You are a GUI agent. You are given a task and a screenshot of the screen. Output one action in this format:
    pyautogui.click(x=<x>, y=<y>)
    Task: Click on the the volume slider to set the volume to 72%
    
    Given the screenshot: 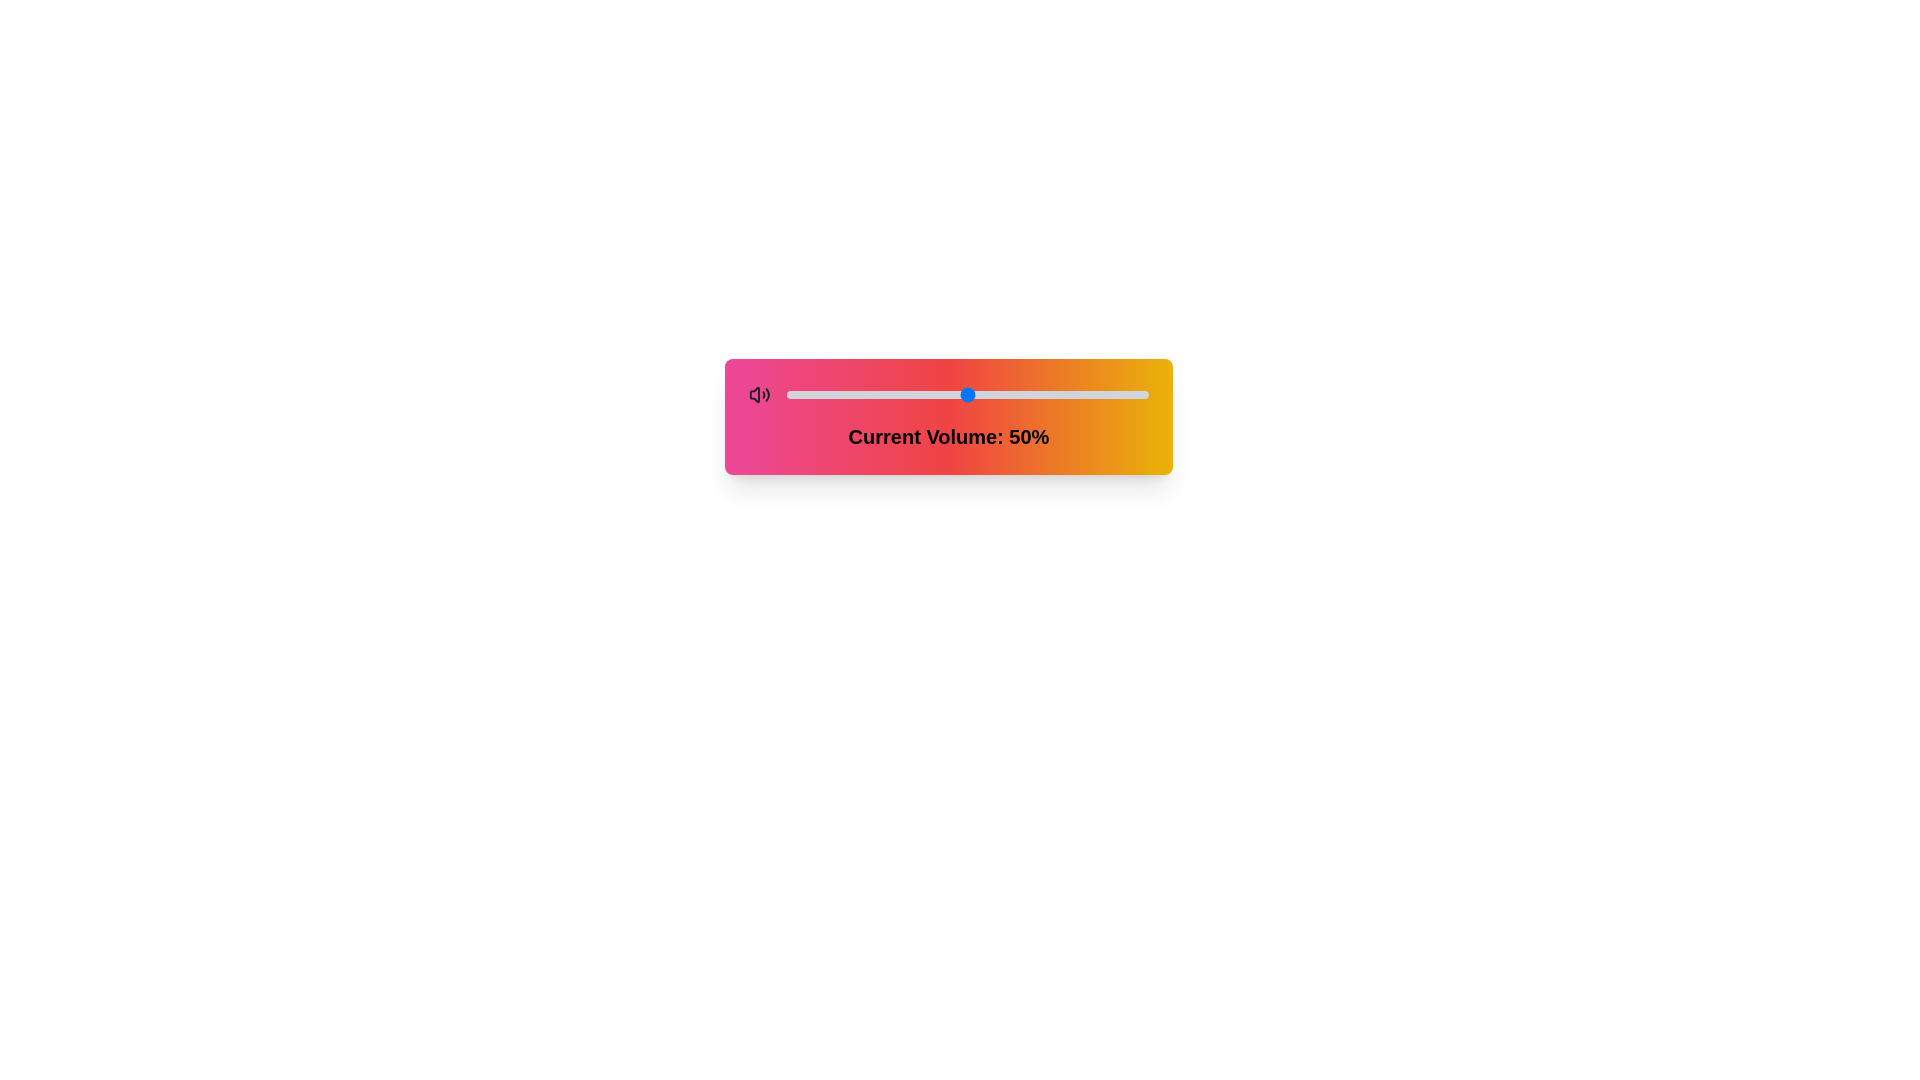 What is the action you would take?
    pyautogui.click(x=1046, y=394)
    